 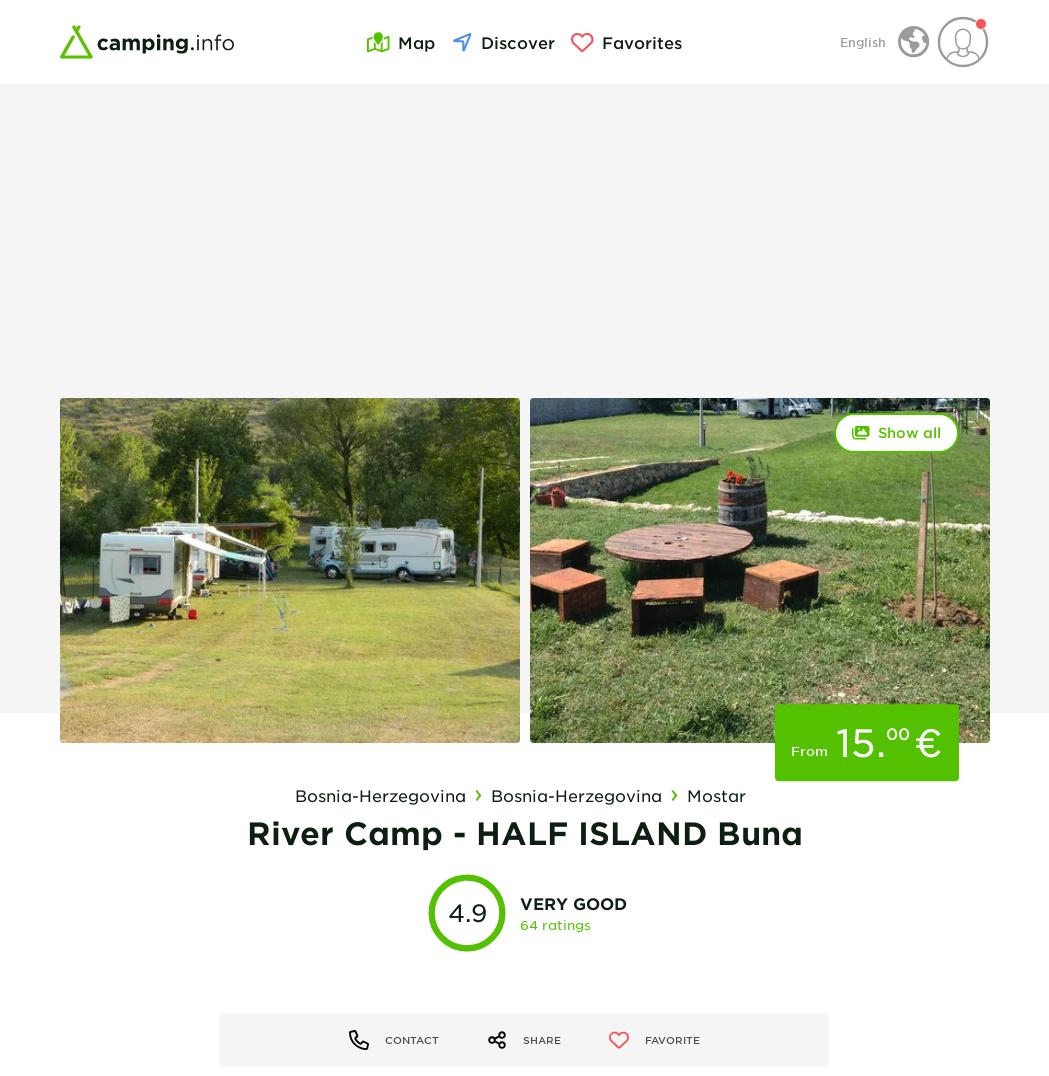 I want to click on 'Discover', so click(x=516, y=40).